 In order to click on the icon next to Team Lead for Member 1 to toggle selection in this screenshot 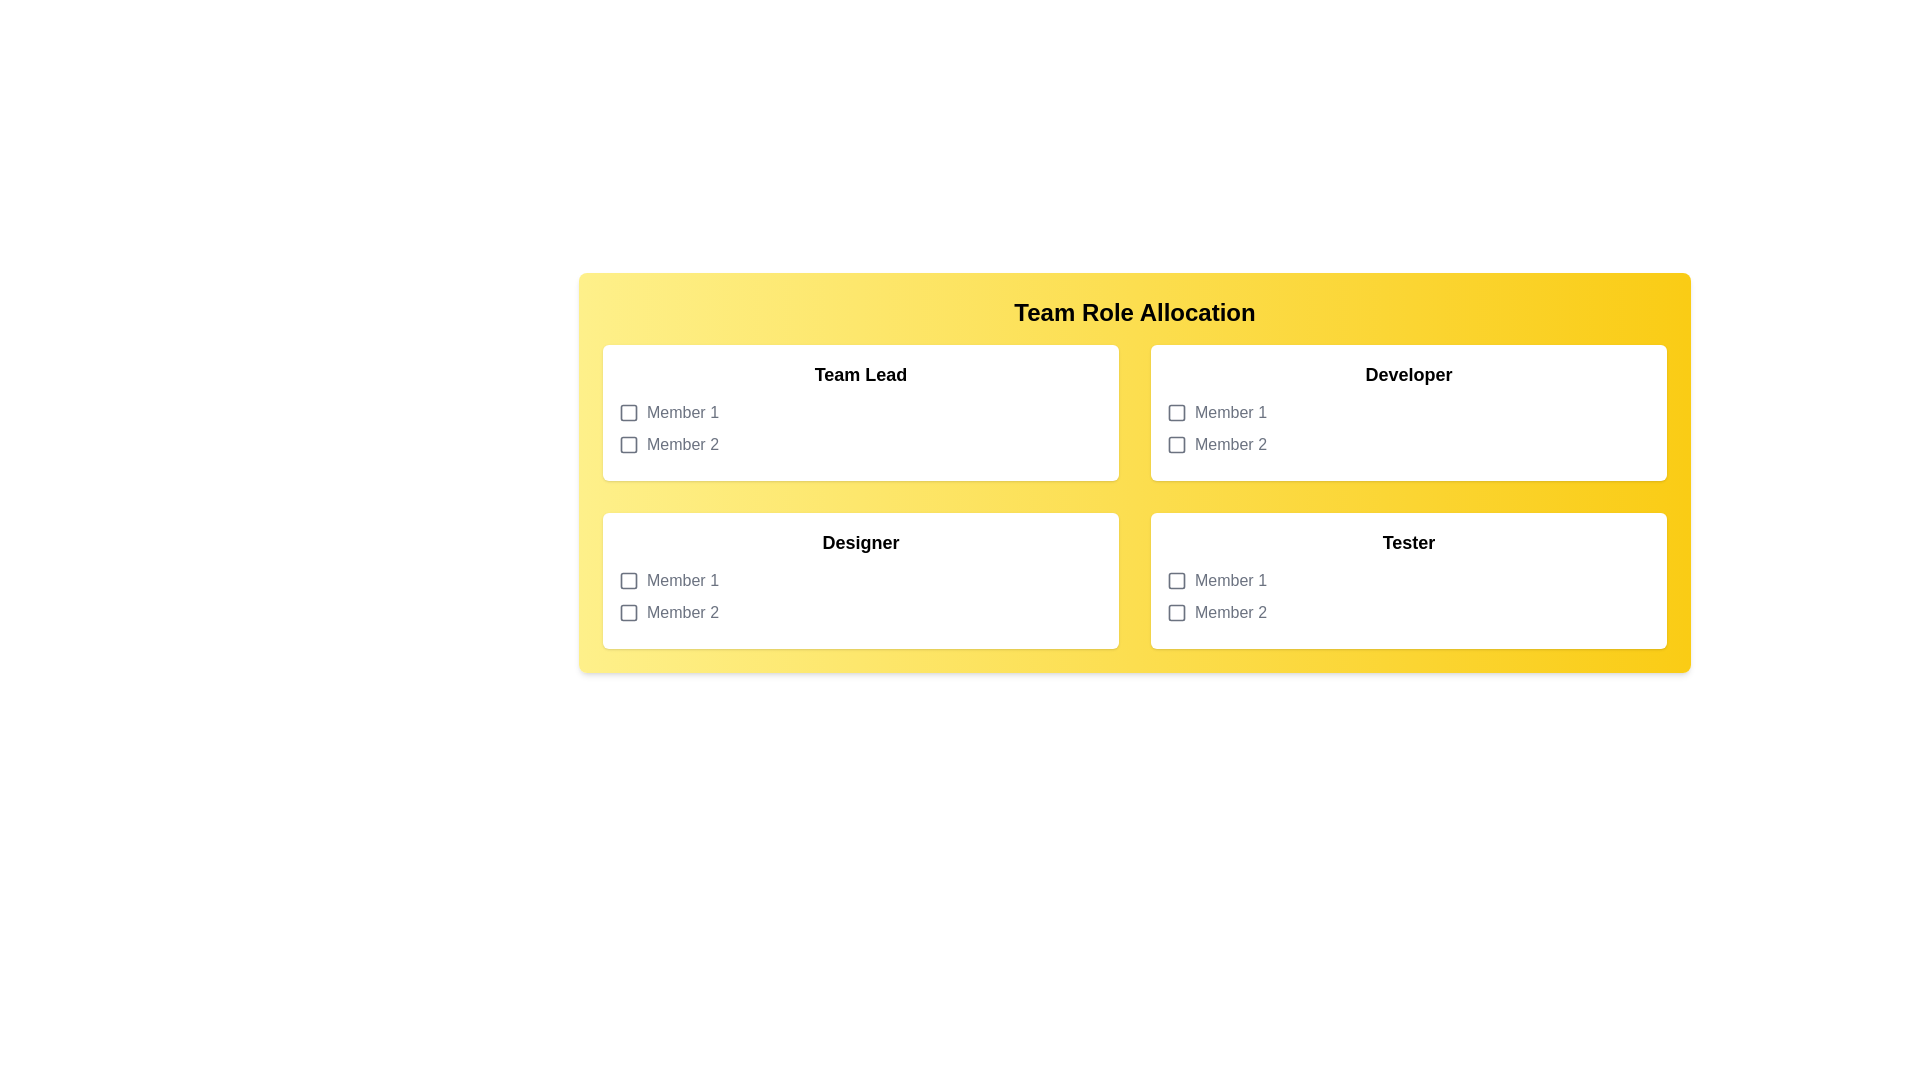, I will do `click(627, 411)`.